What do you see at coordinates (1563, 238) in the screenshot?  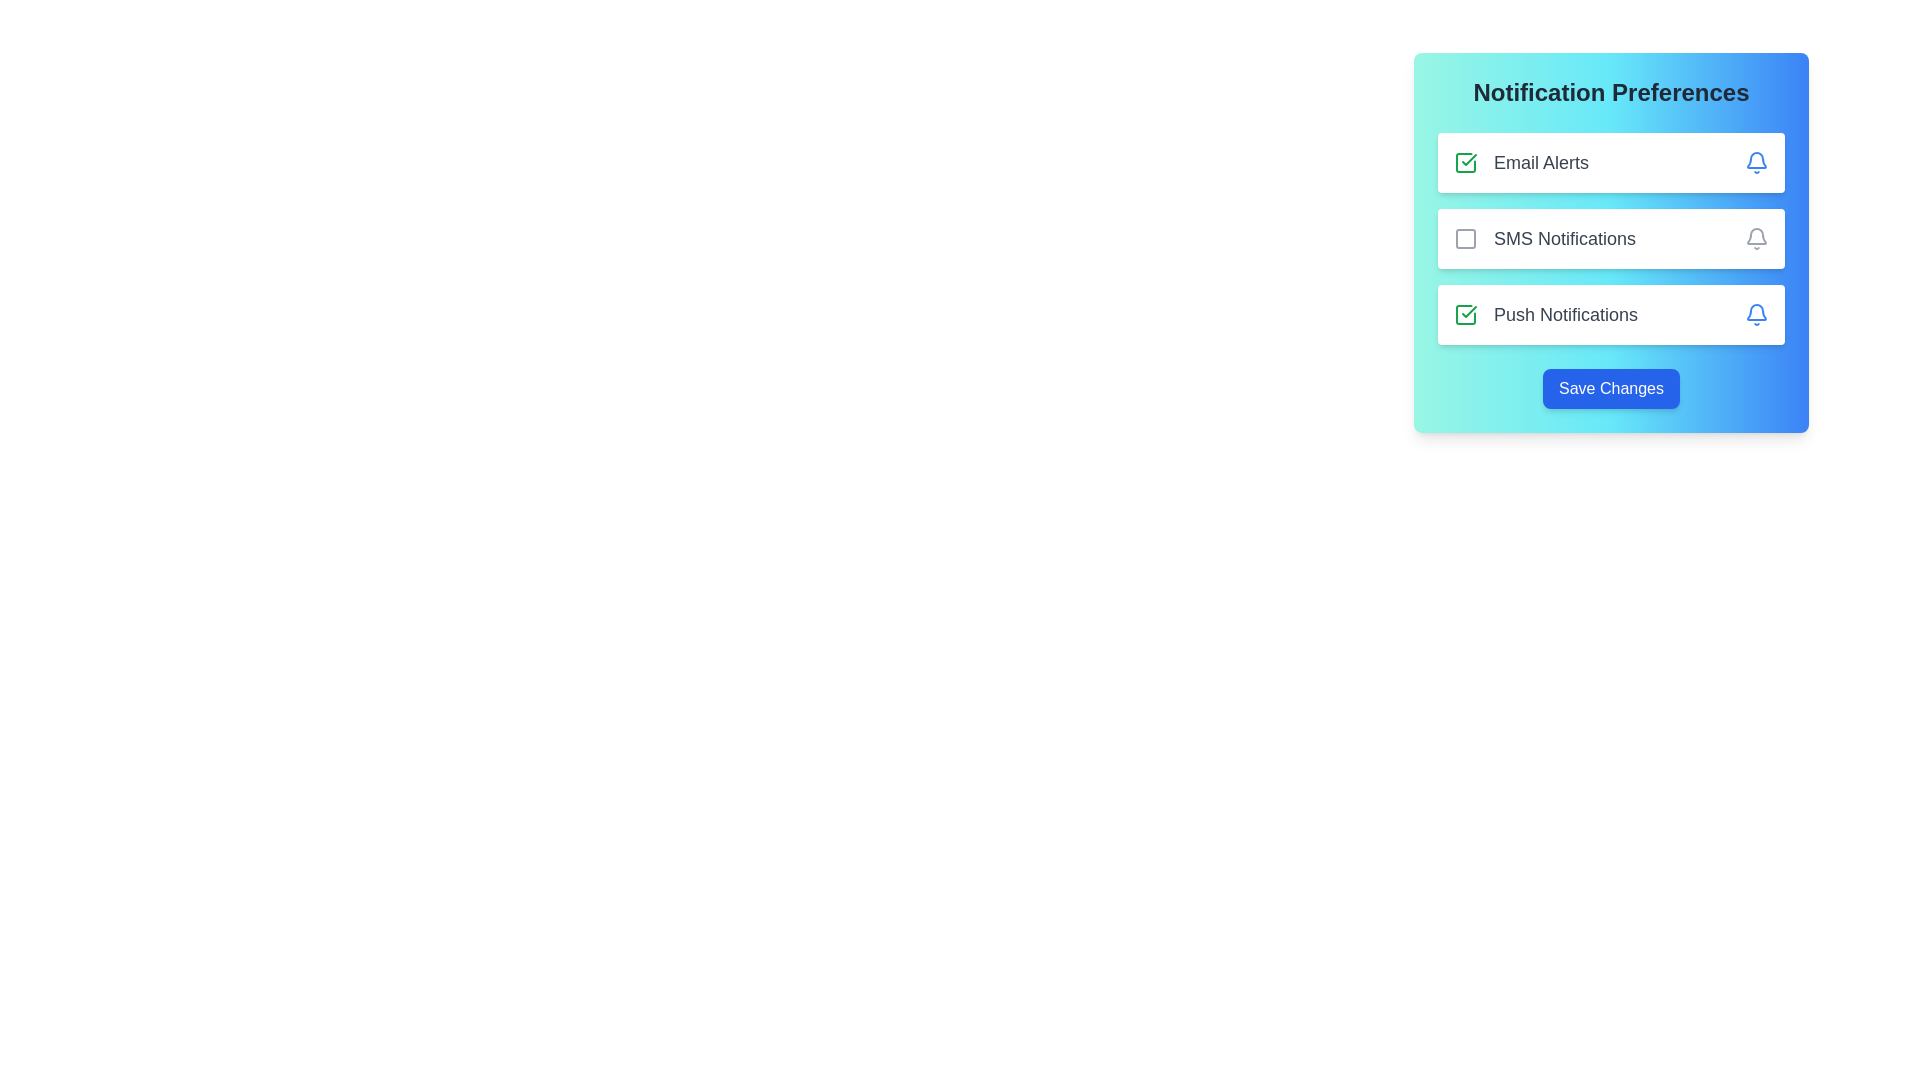 I see `the Text Label that describes SMS notification functionalities, located between a checkbox and a bell icon` at bounding box center [1563, 238].